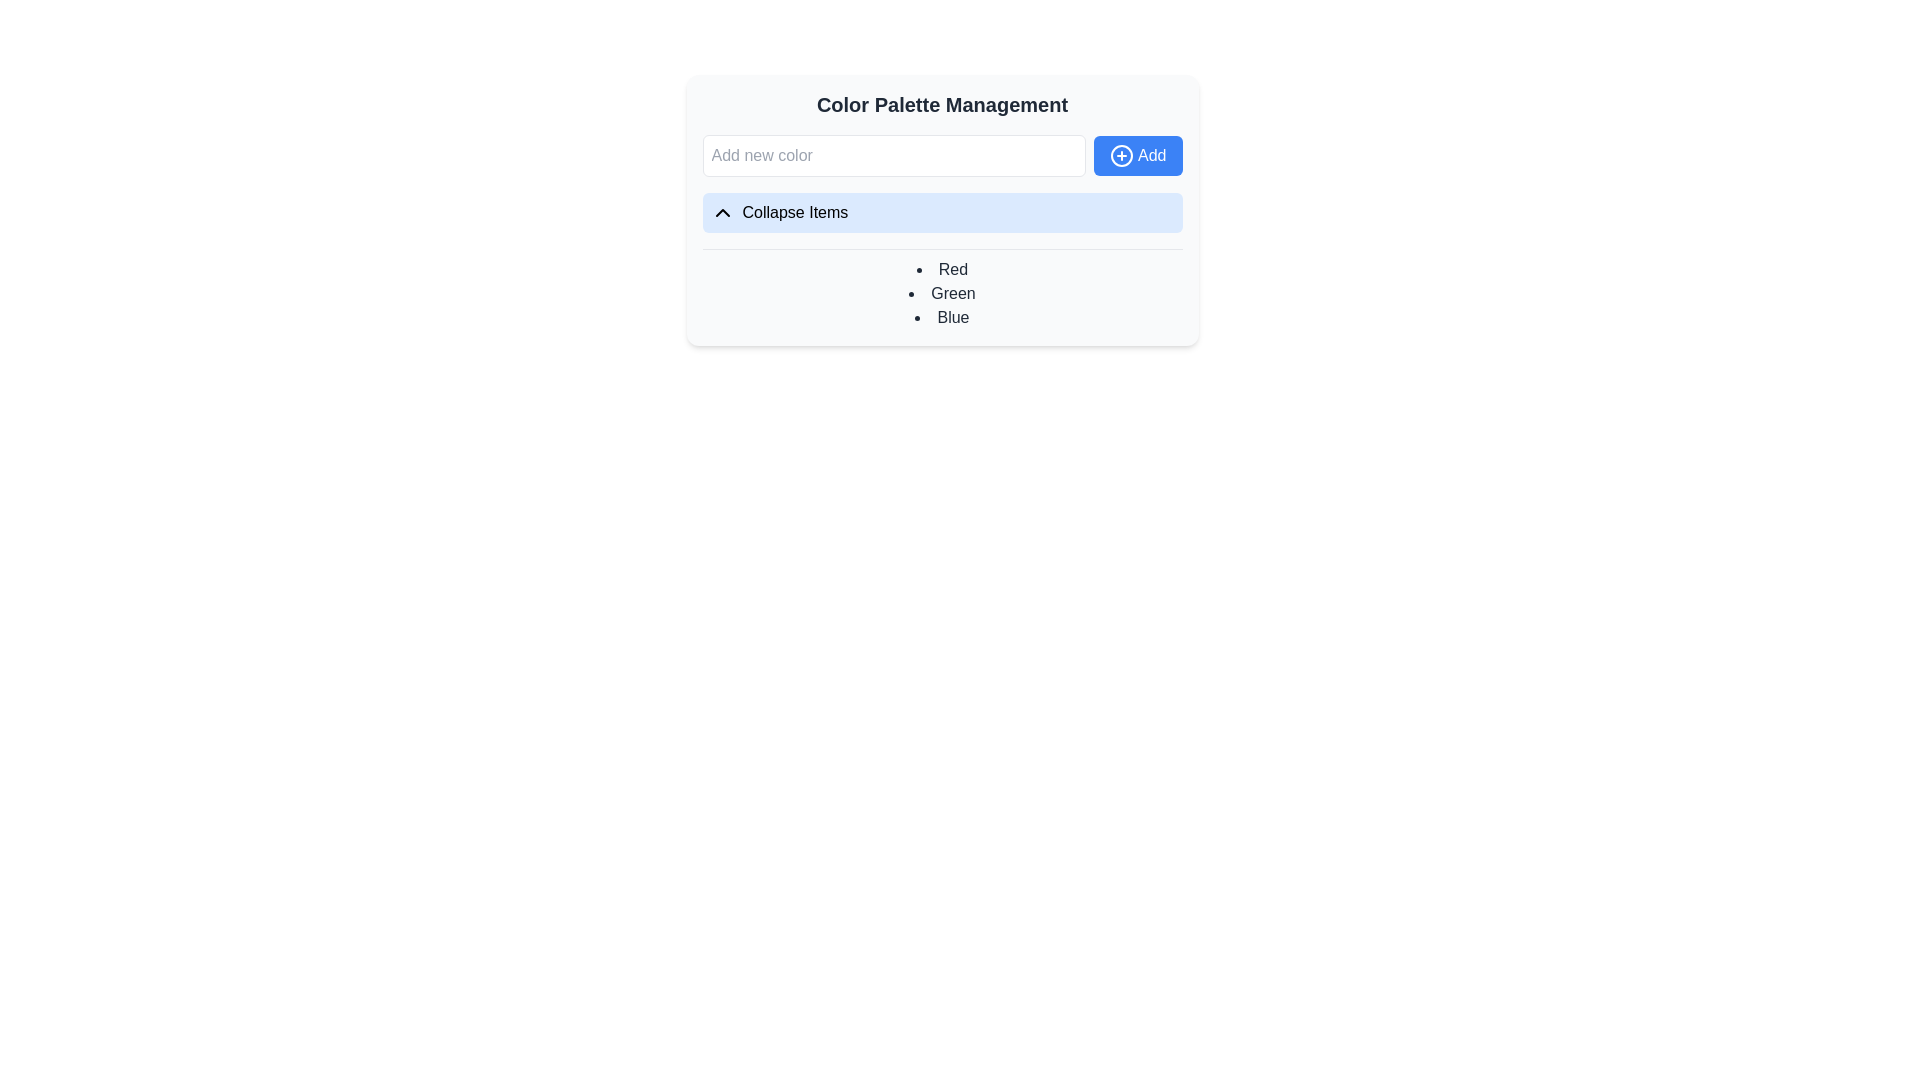 This screenshot has height=1080, width=1920. What do you see at coordinates (941, 212) in the screenshot?
I see `the collapse button located below the 'Add' button and above the section displaying the items 'Red', 'Green', and 'Blue' within the 'Color Palette Management' card` at bounding box center [941, 212].